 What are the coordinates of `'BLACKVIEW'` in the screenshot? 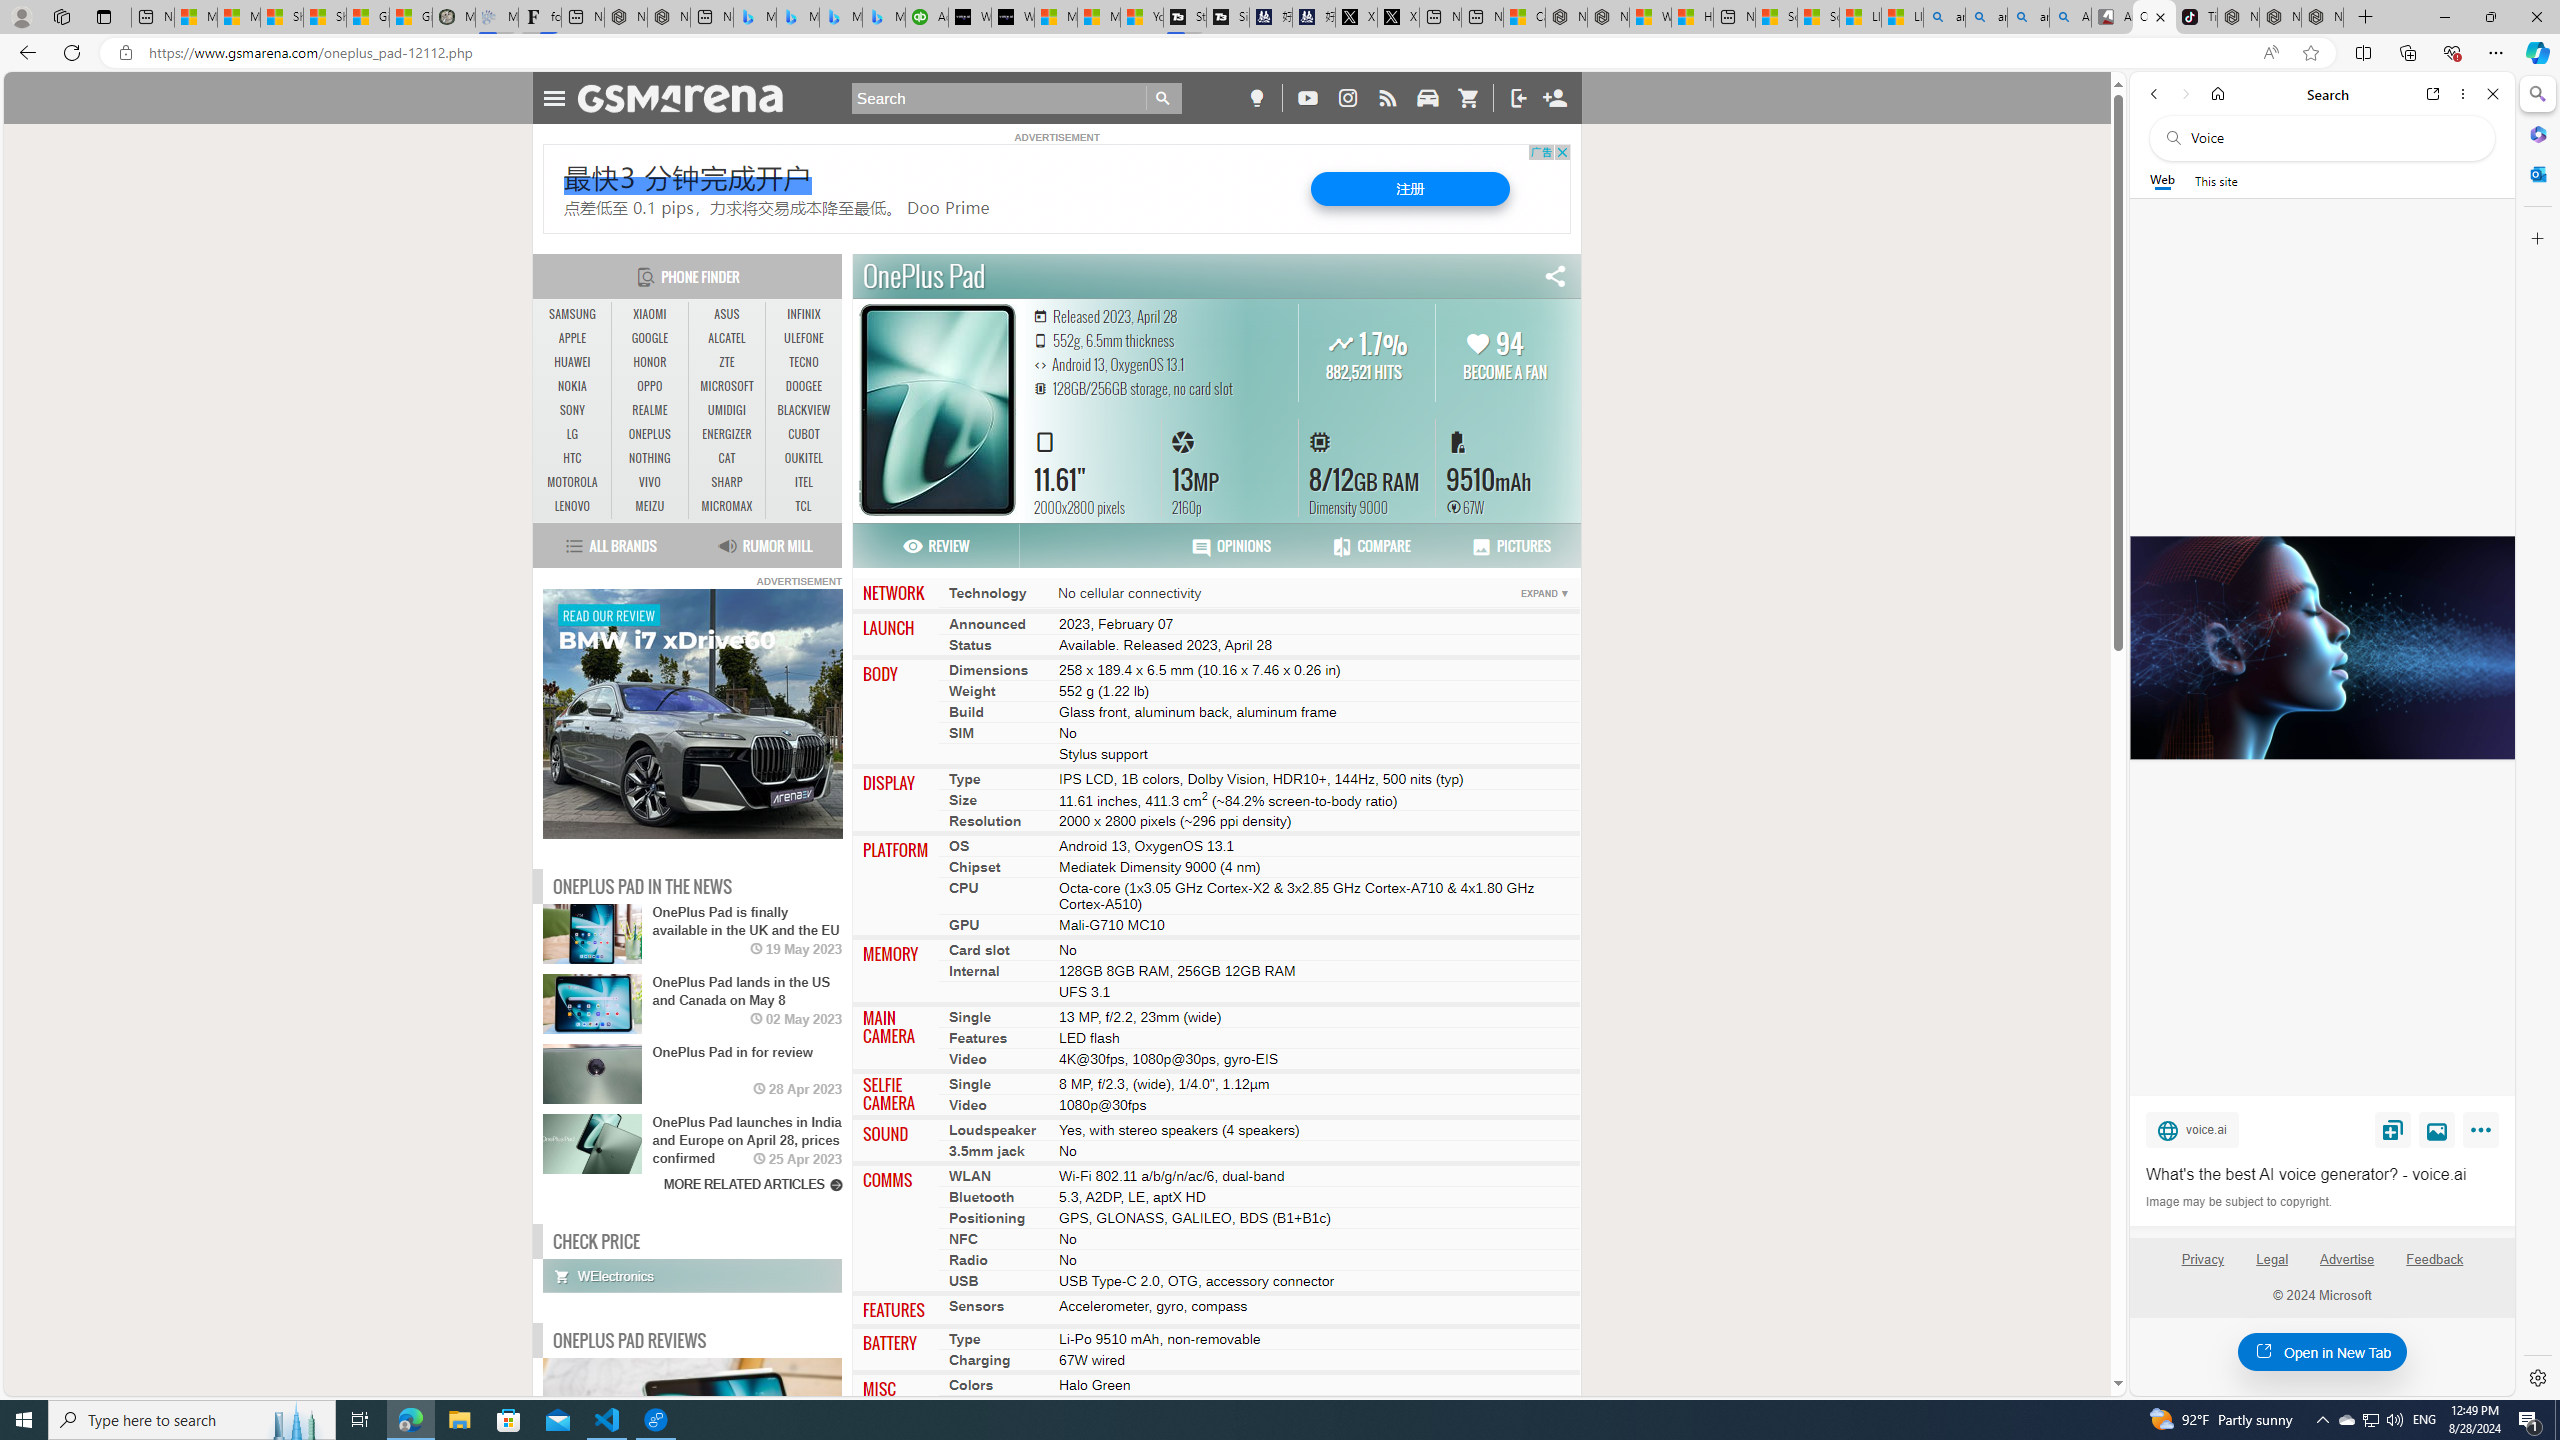 It's located at (803, 409).